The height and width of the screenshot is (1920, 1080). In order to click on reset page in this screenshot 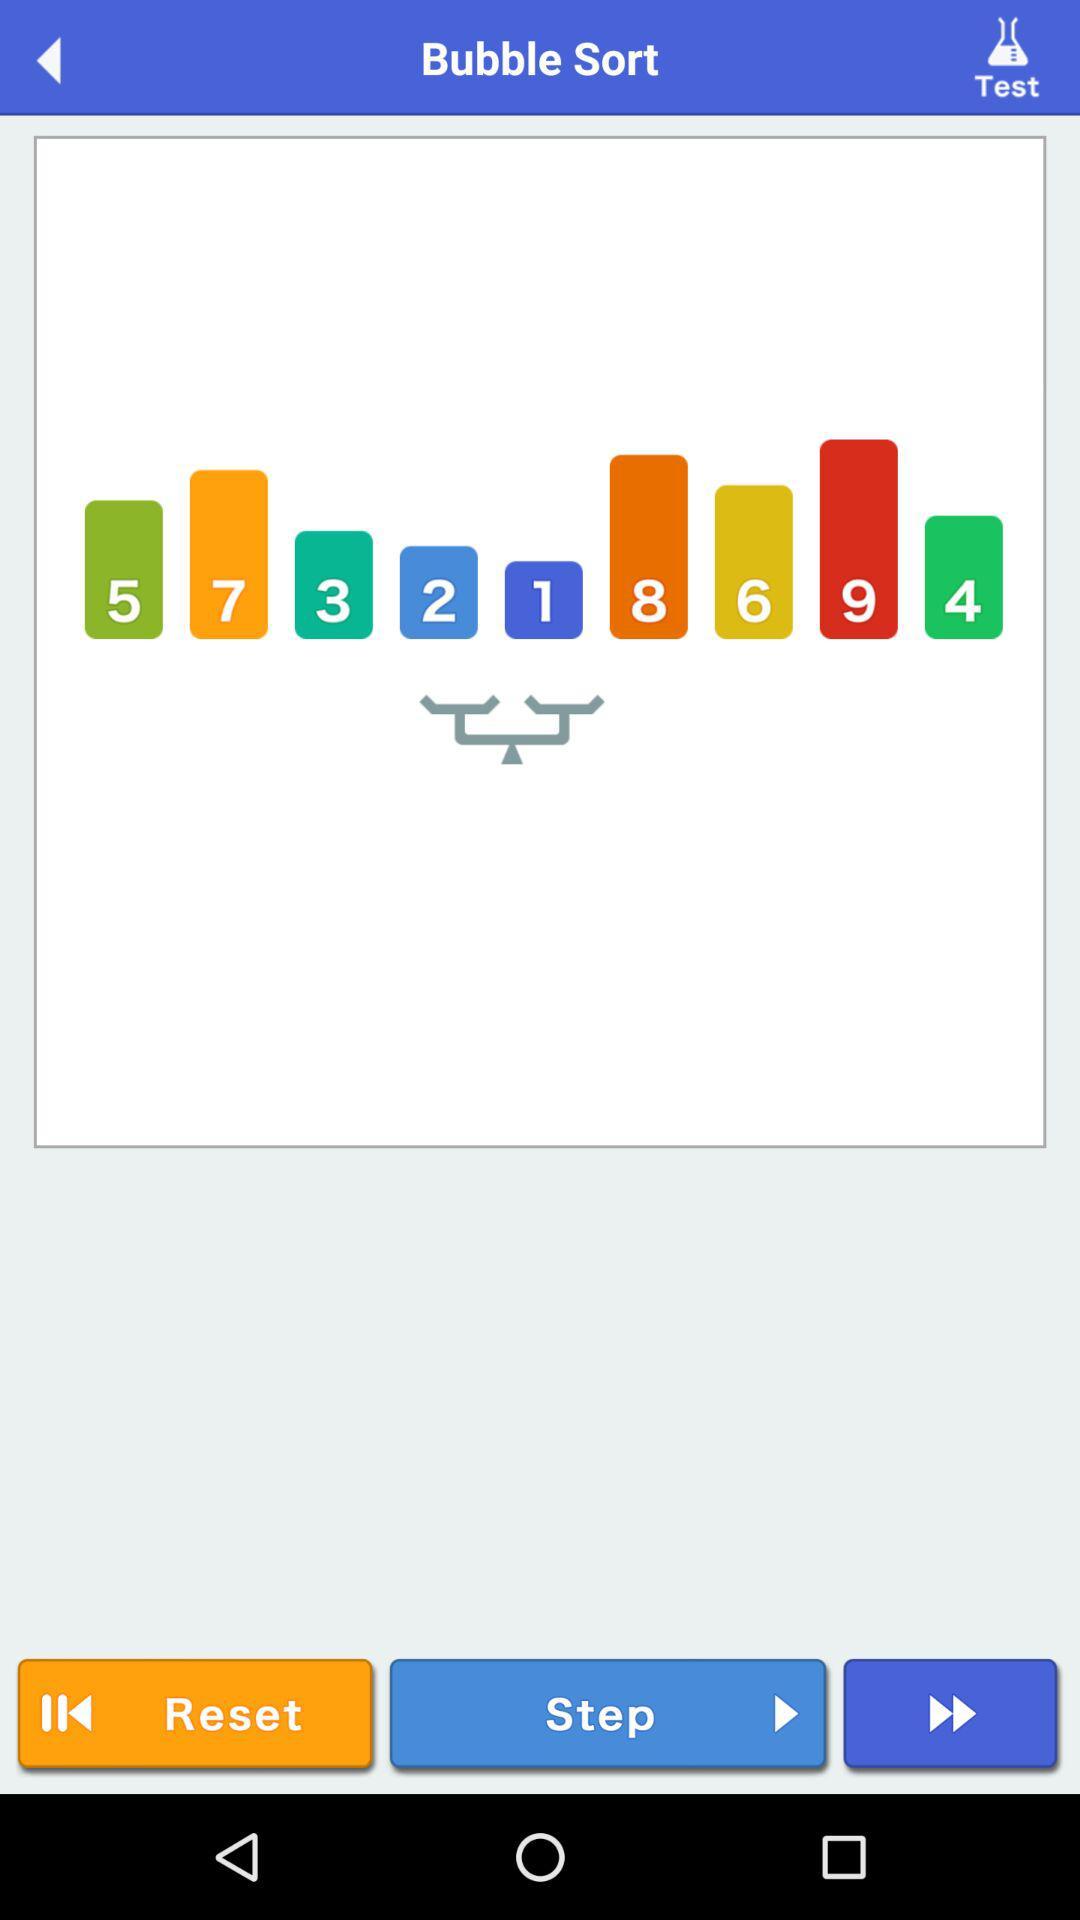, I will do `click(197, 1716)`.